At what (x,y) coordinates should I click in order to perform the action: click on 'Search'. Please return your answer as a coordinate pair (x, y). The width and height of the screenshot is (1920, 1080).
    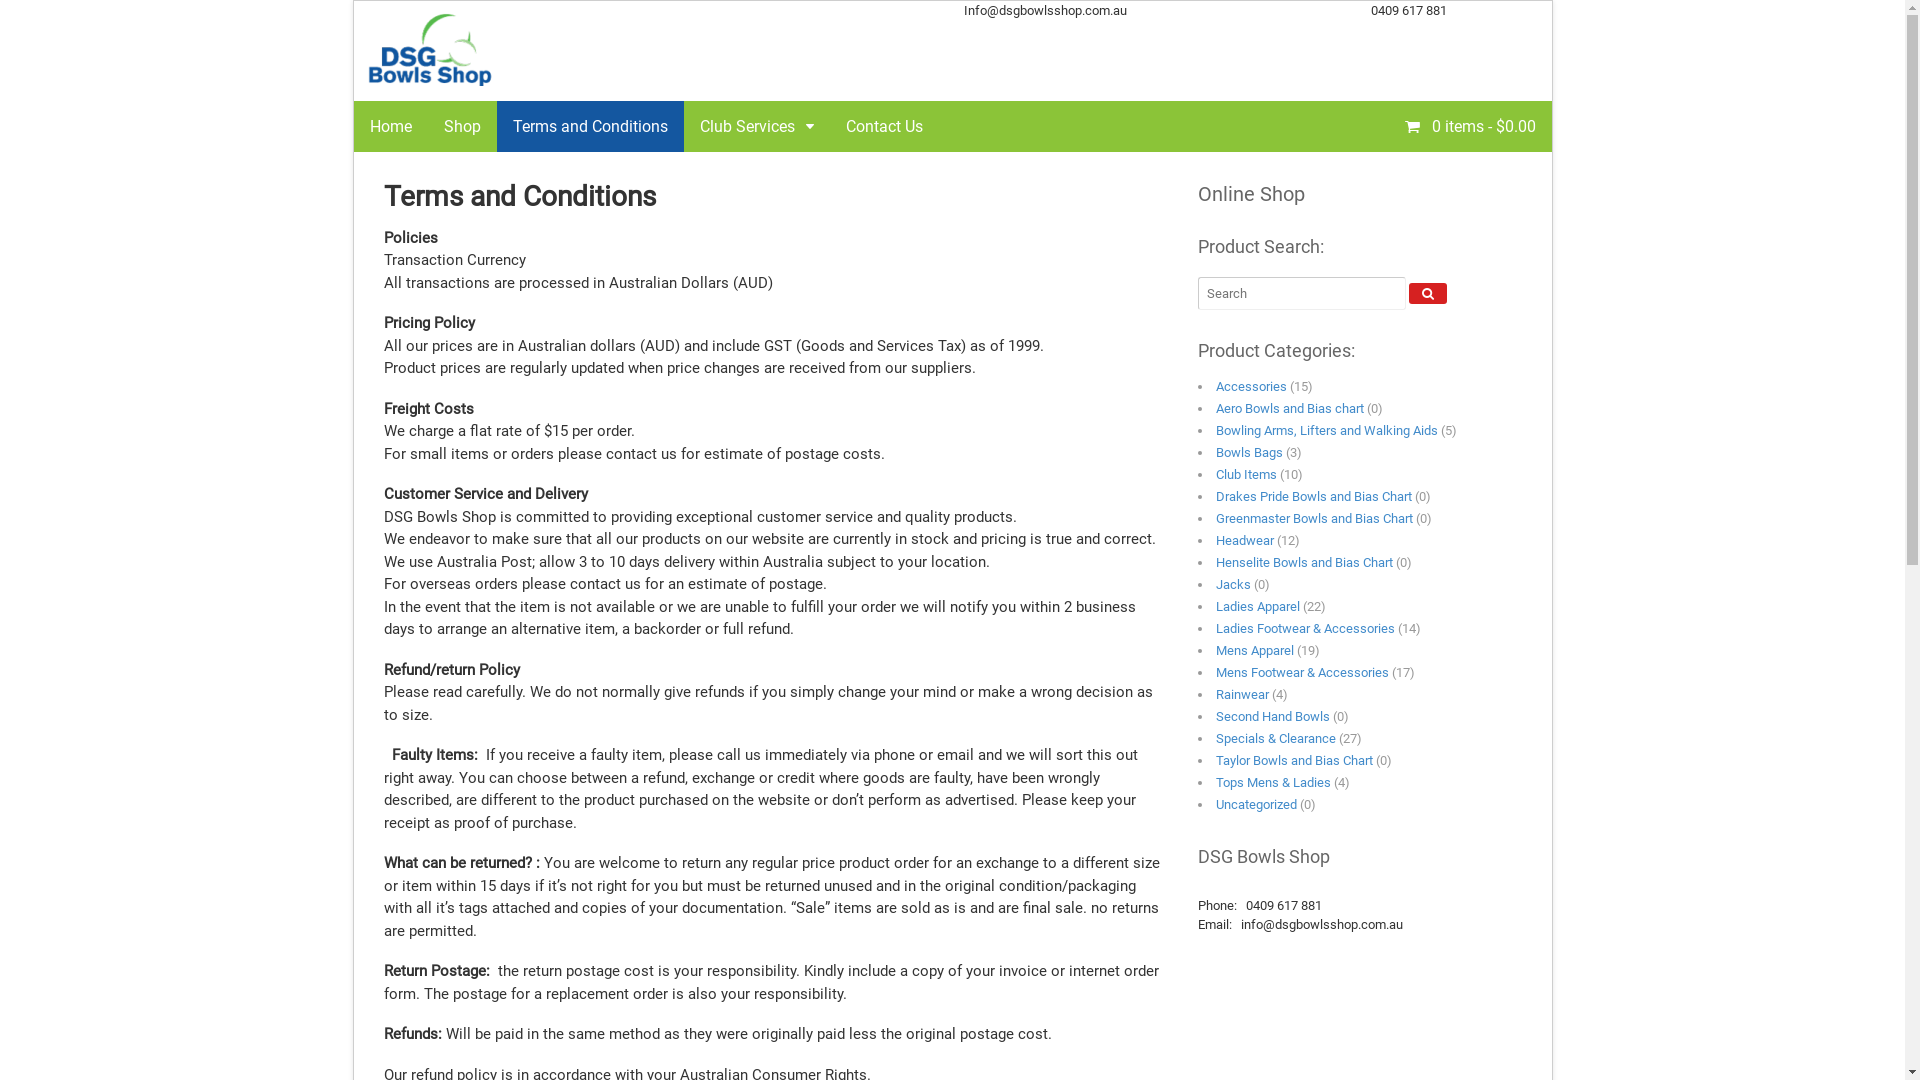
    Looking at the image, I should click on (1427, 293).